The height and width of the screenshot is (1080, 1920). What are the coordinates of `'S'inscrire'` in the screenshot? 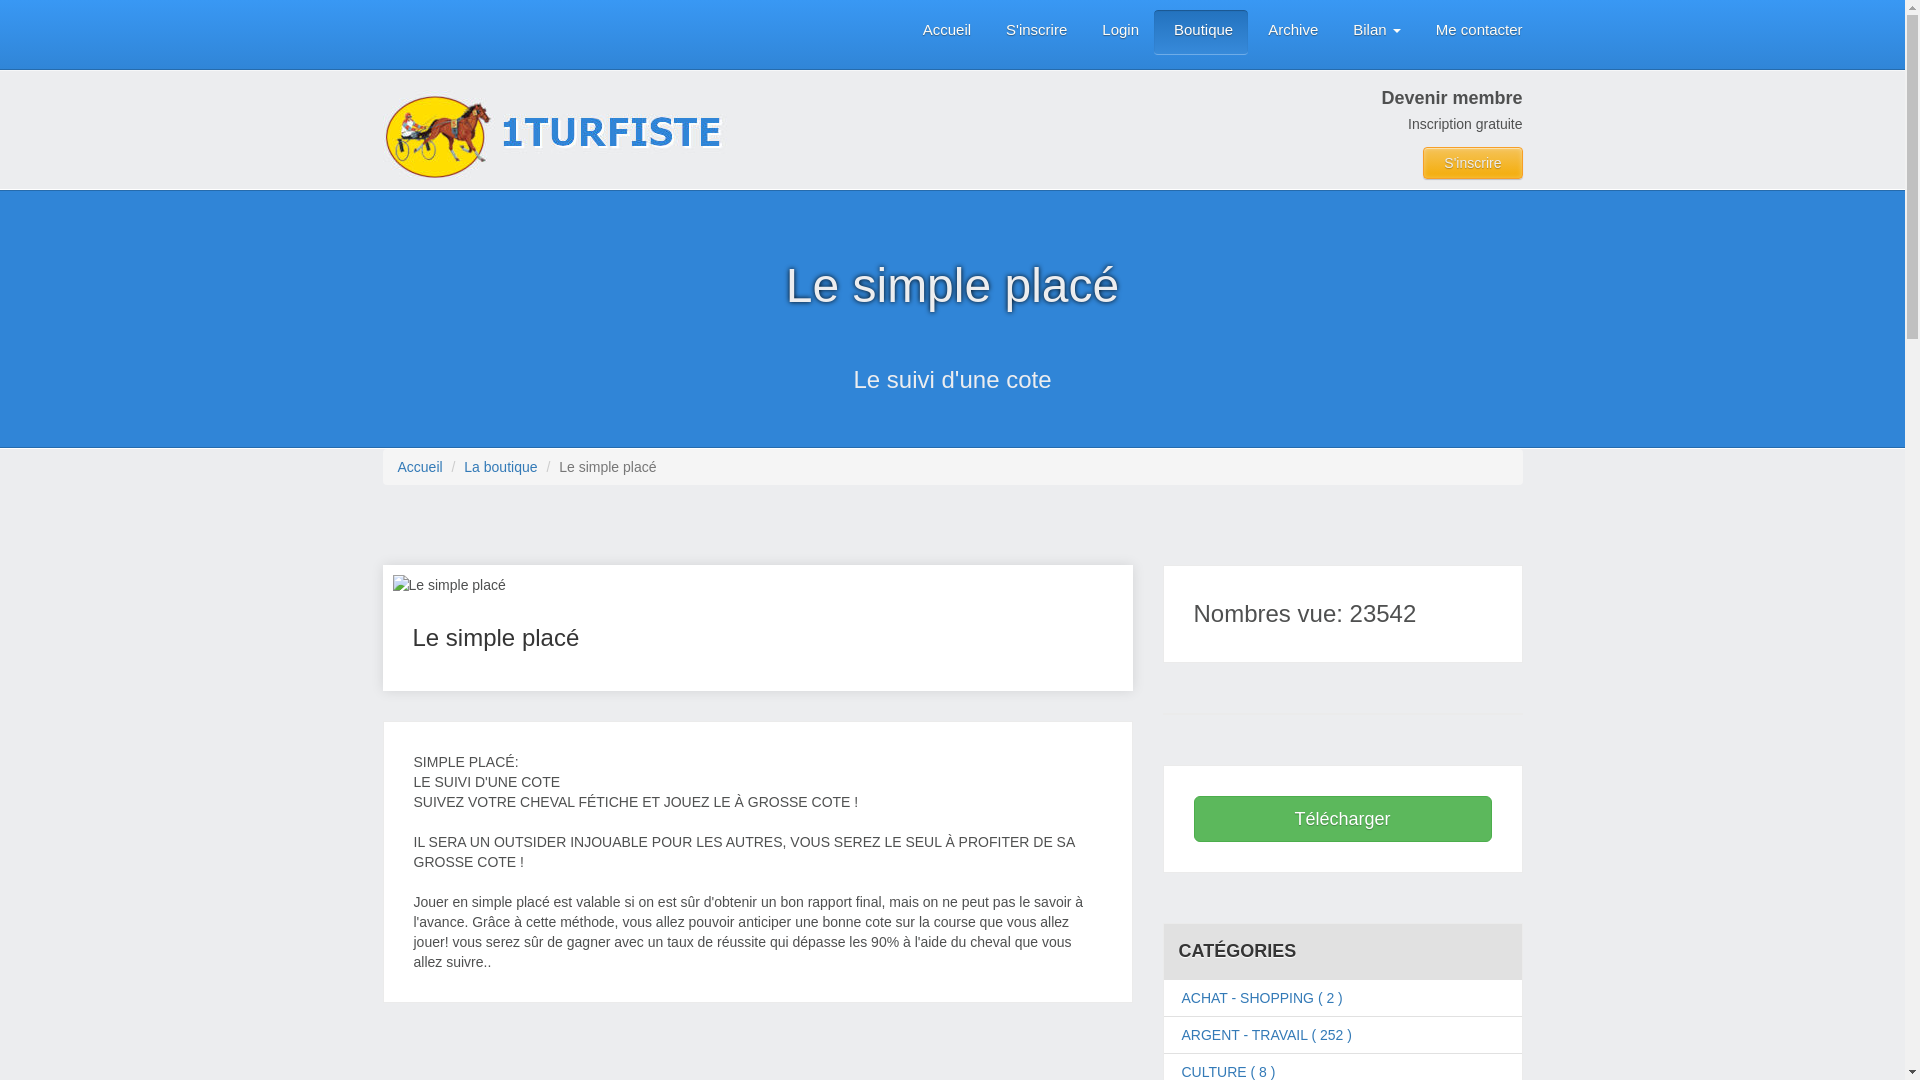 It's located at (1472, 161).